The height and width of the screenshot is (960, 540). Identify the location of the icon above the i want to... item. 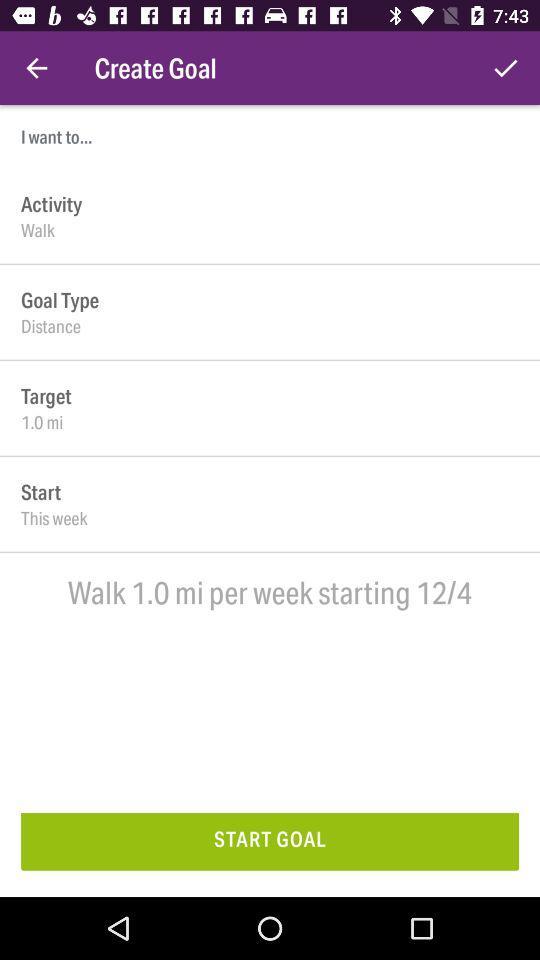
(36, 68).